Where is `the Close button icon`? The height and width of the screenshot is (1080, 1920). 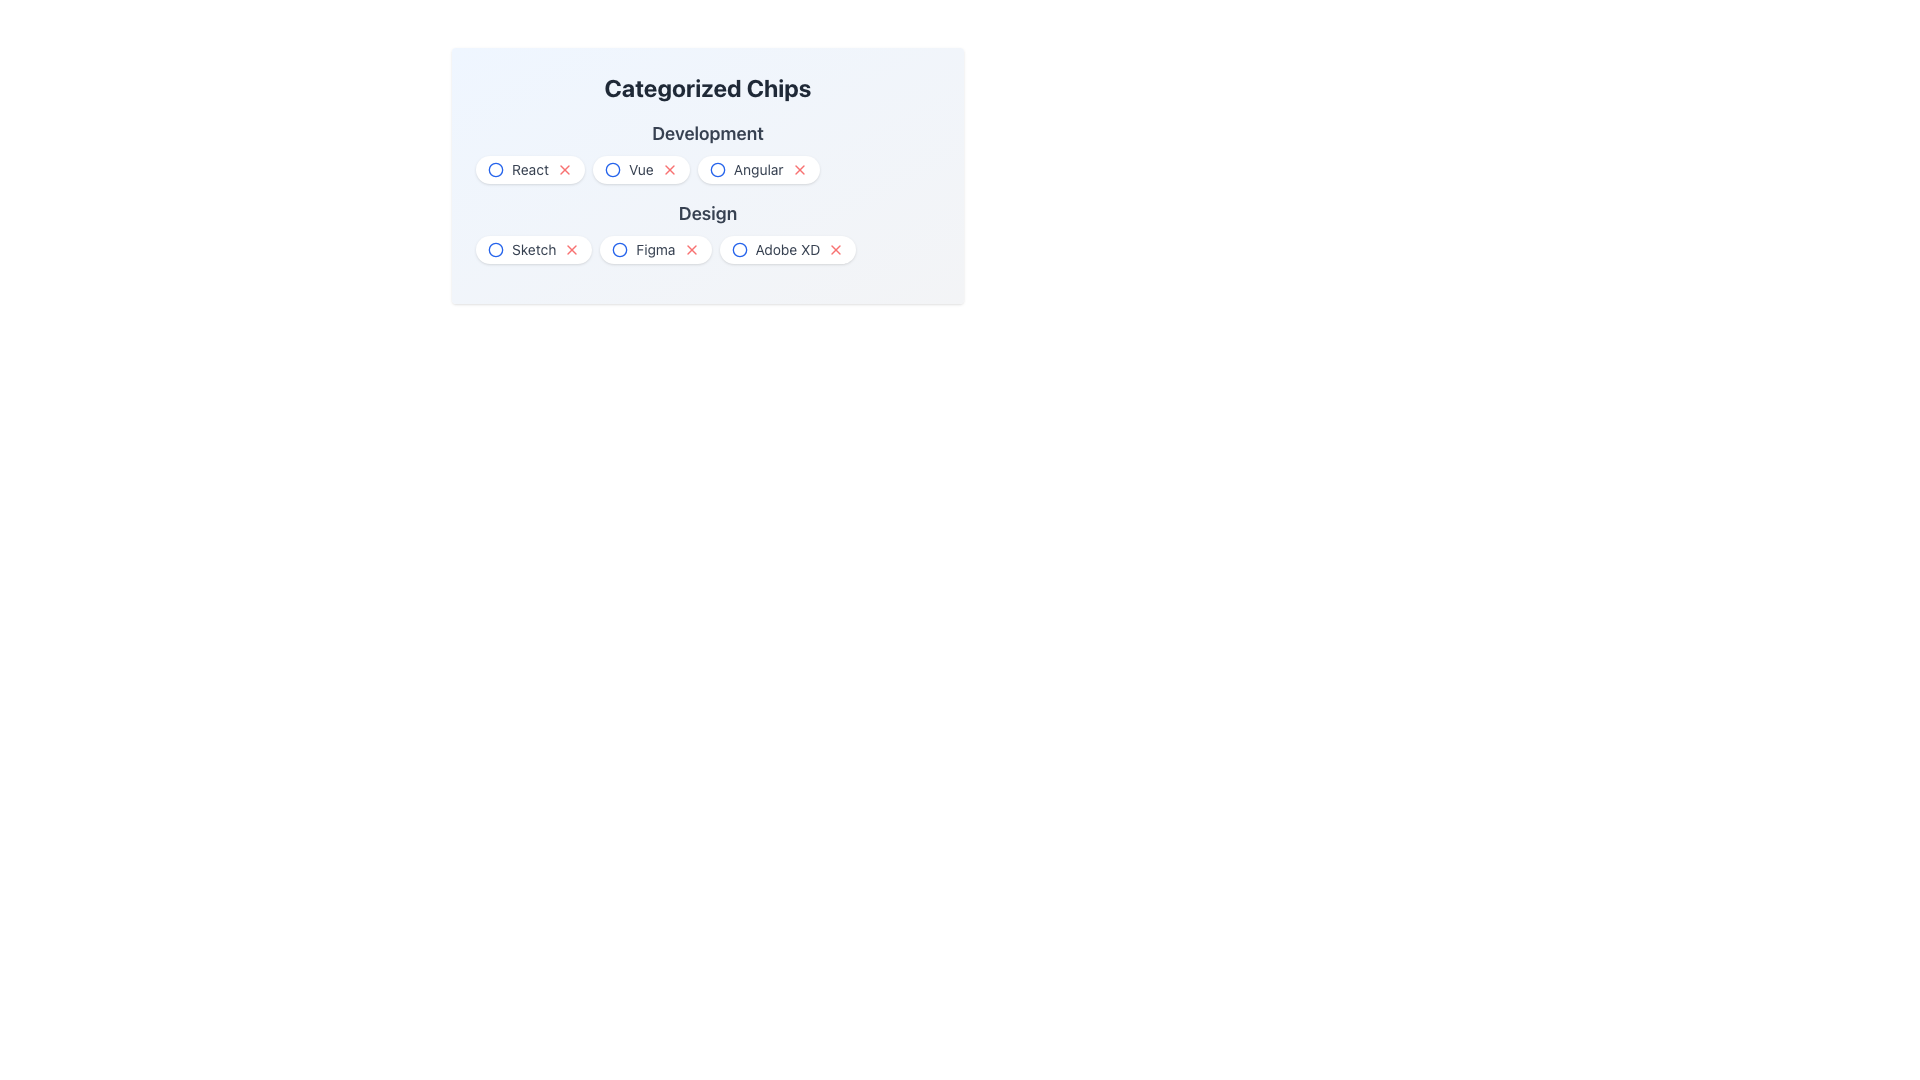 the Close button icon is located at coordinates (798, 168).